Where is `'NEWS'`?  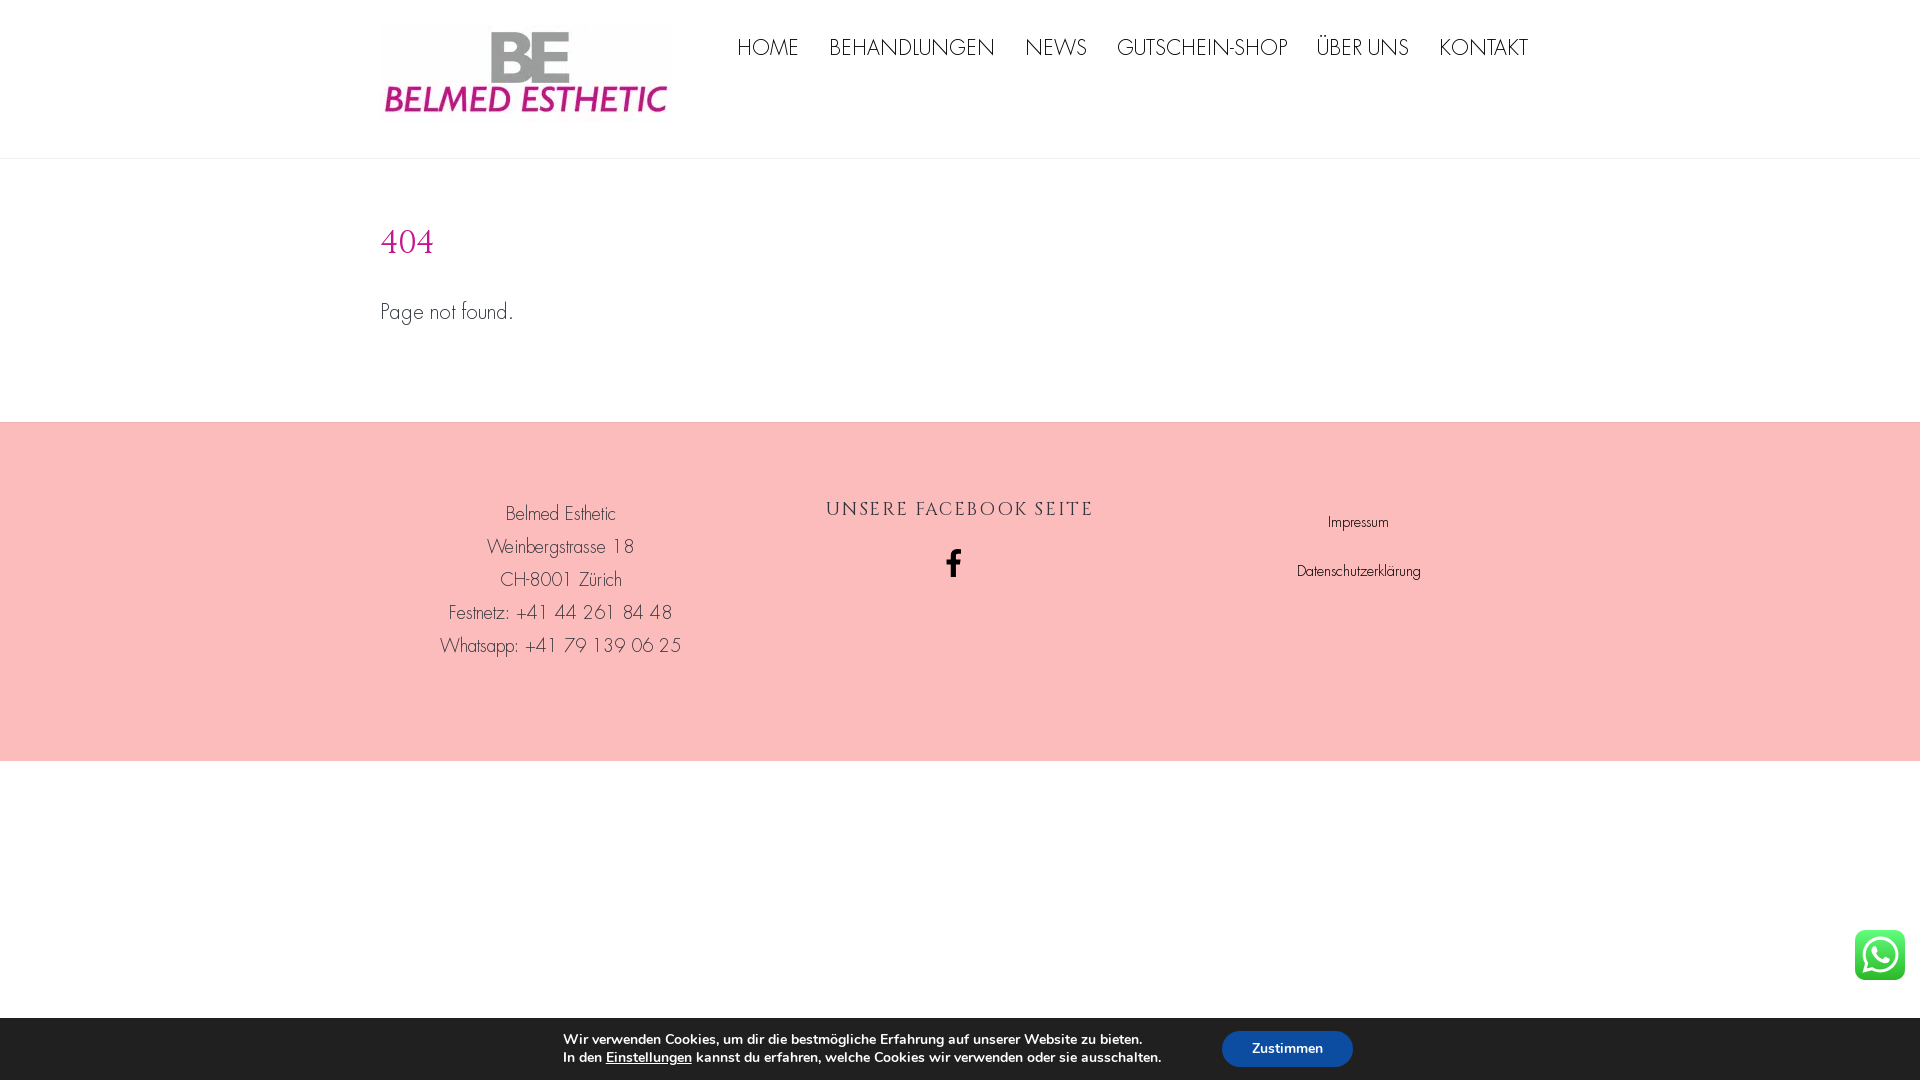 'NEWS' is located at coordinates (1012, 47).